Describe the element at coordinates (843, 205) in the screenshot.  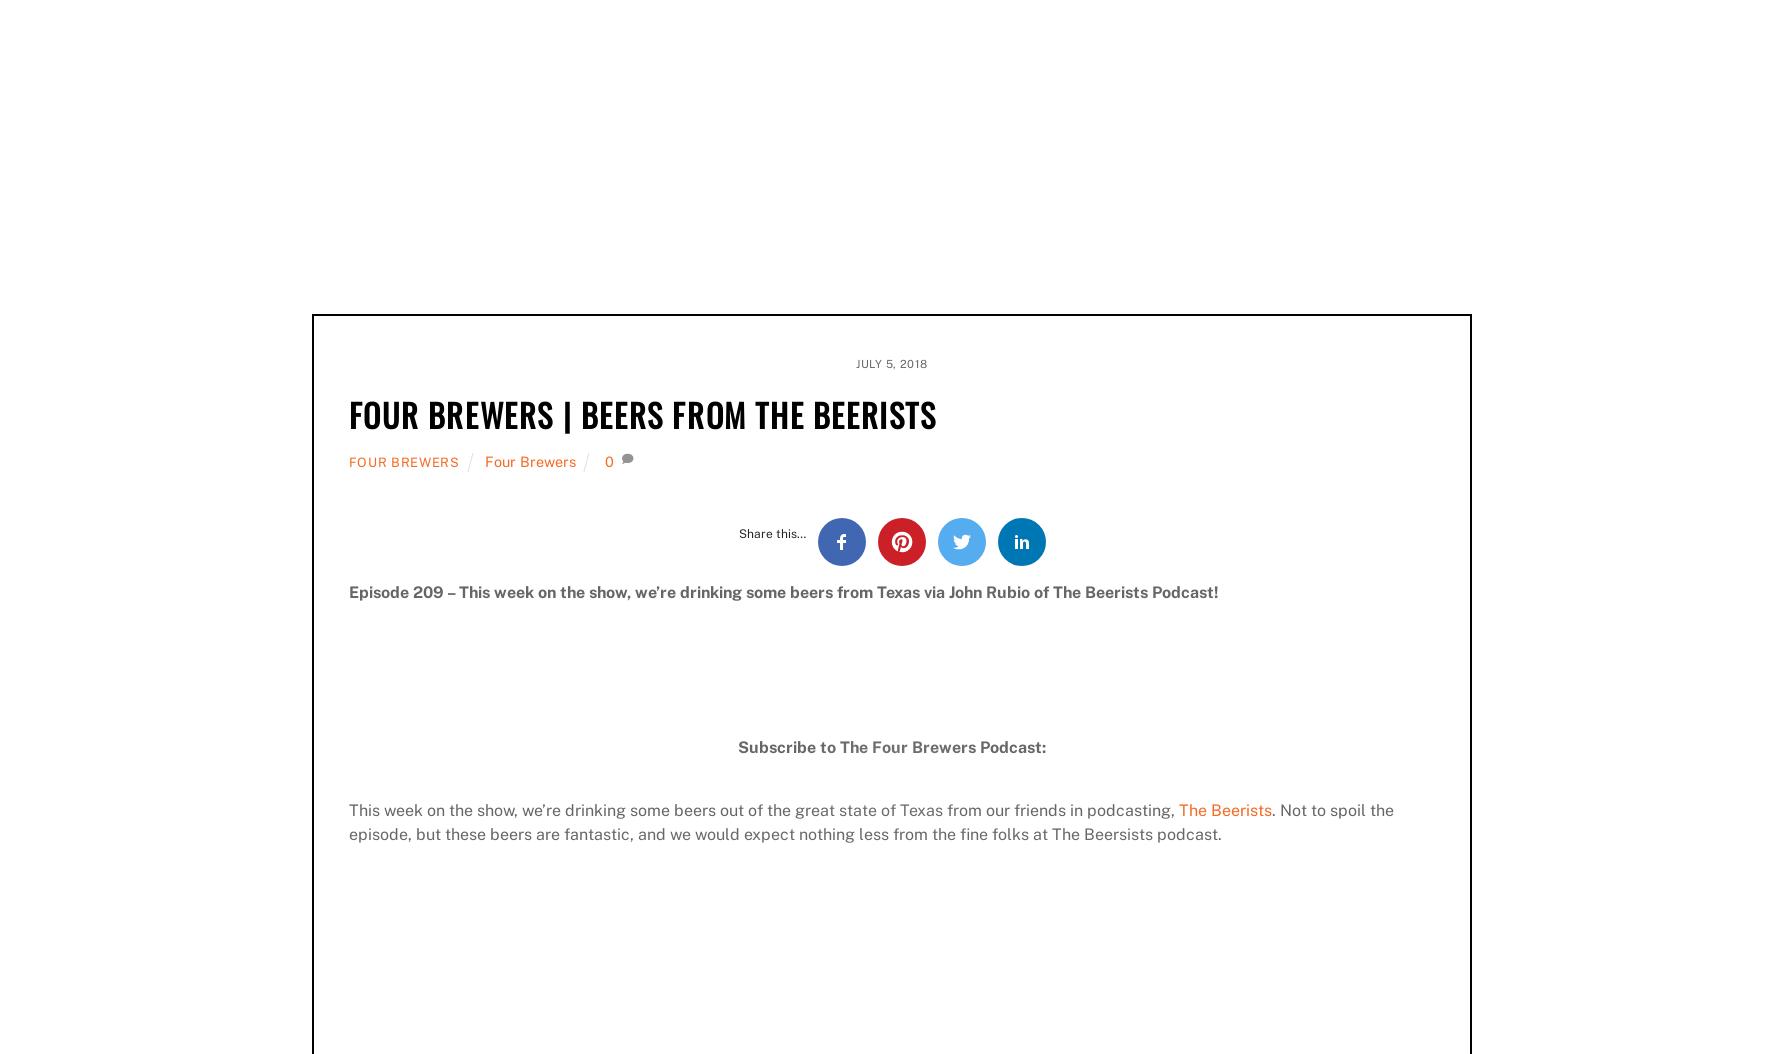
I see `'Snapchat'` at that location.